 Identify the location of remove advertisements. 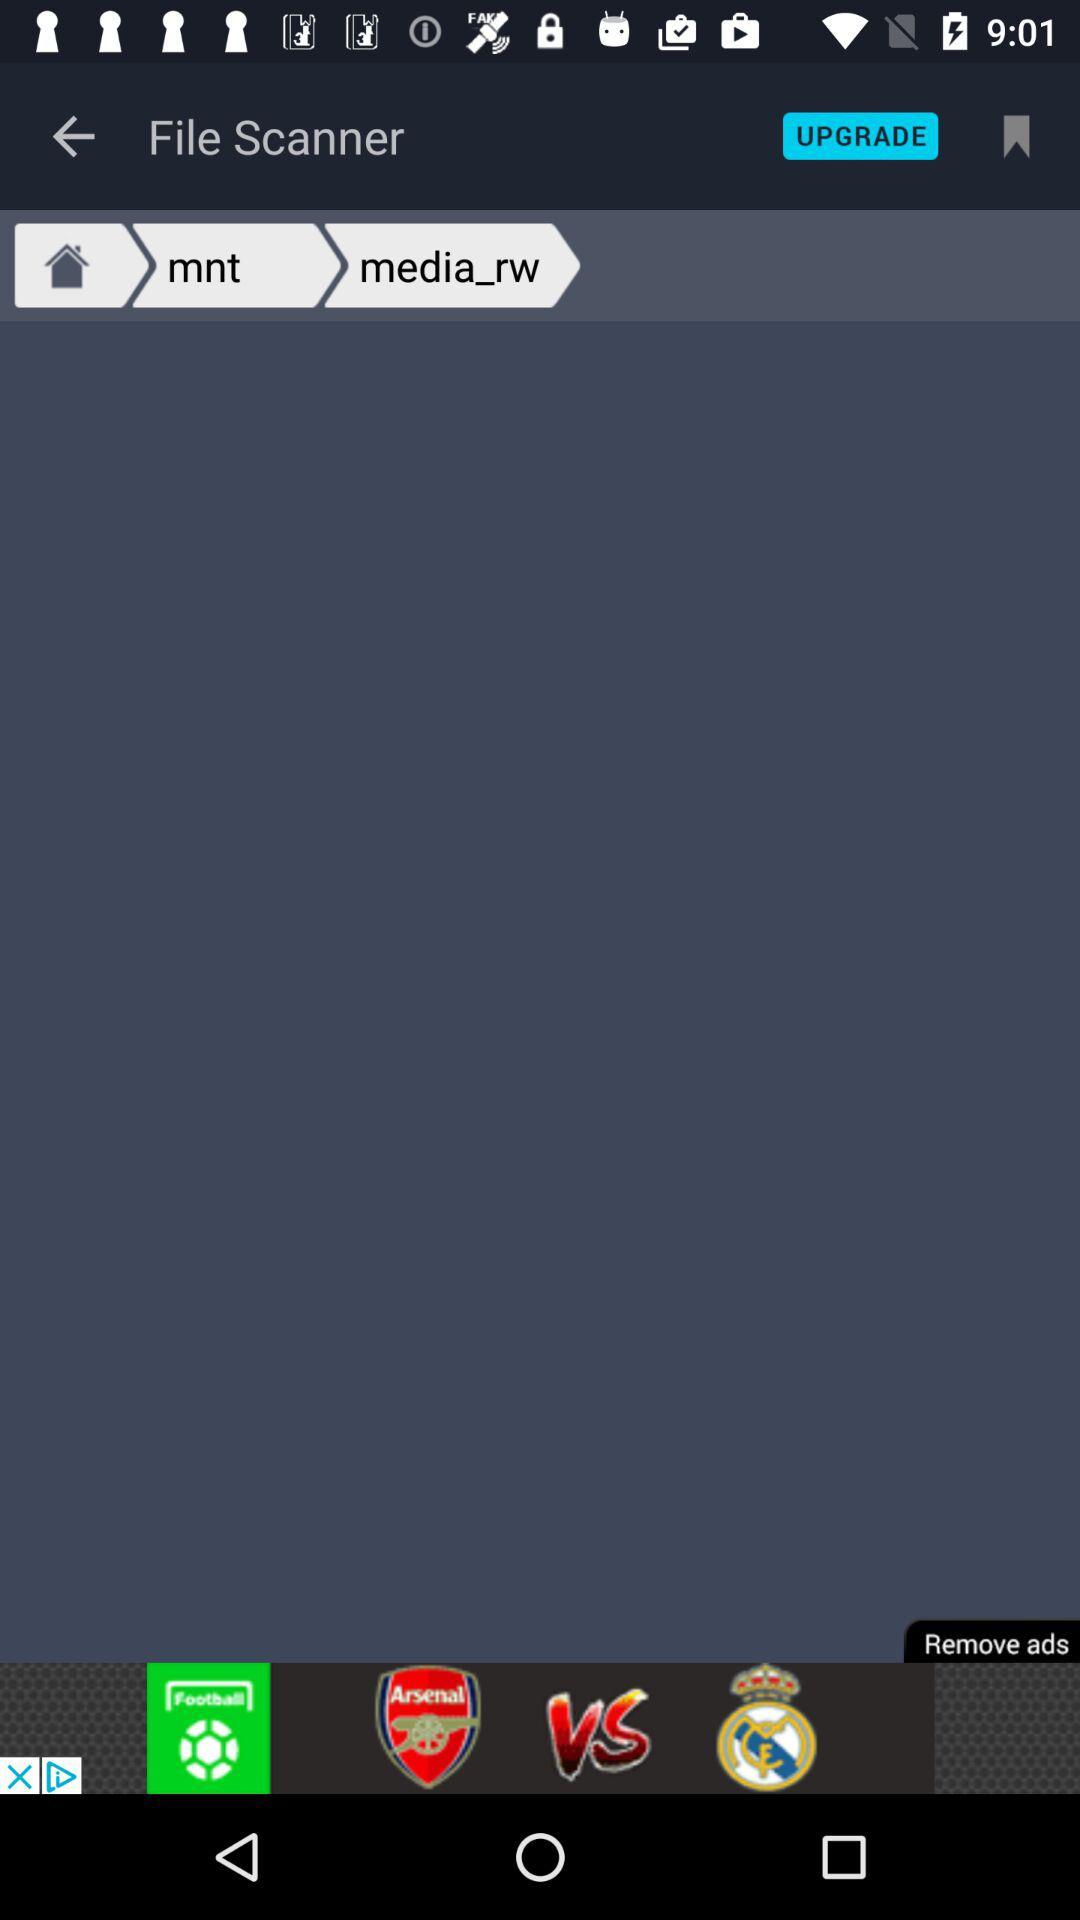
(977, 1627).